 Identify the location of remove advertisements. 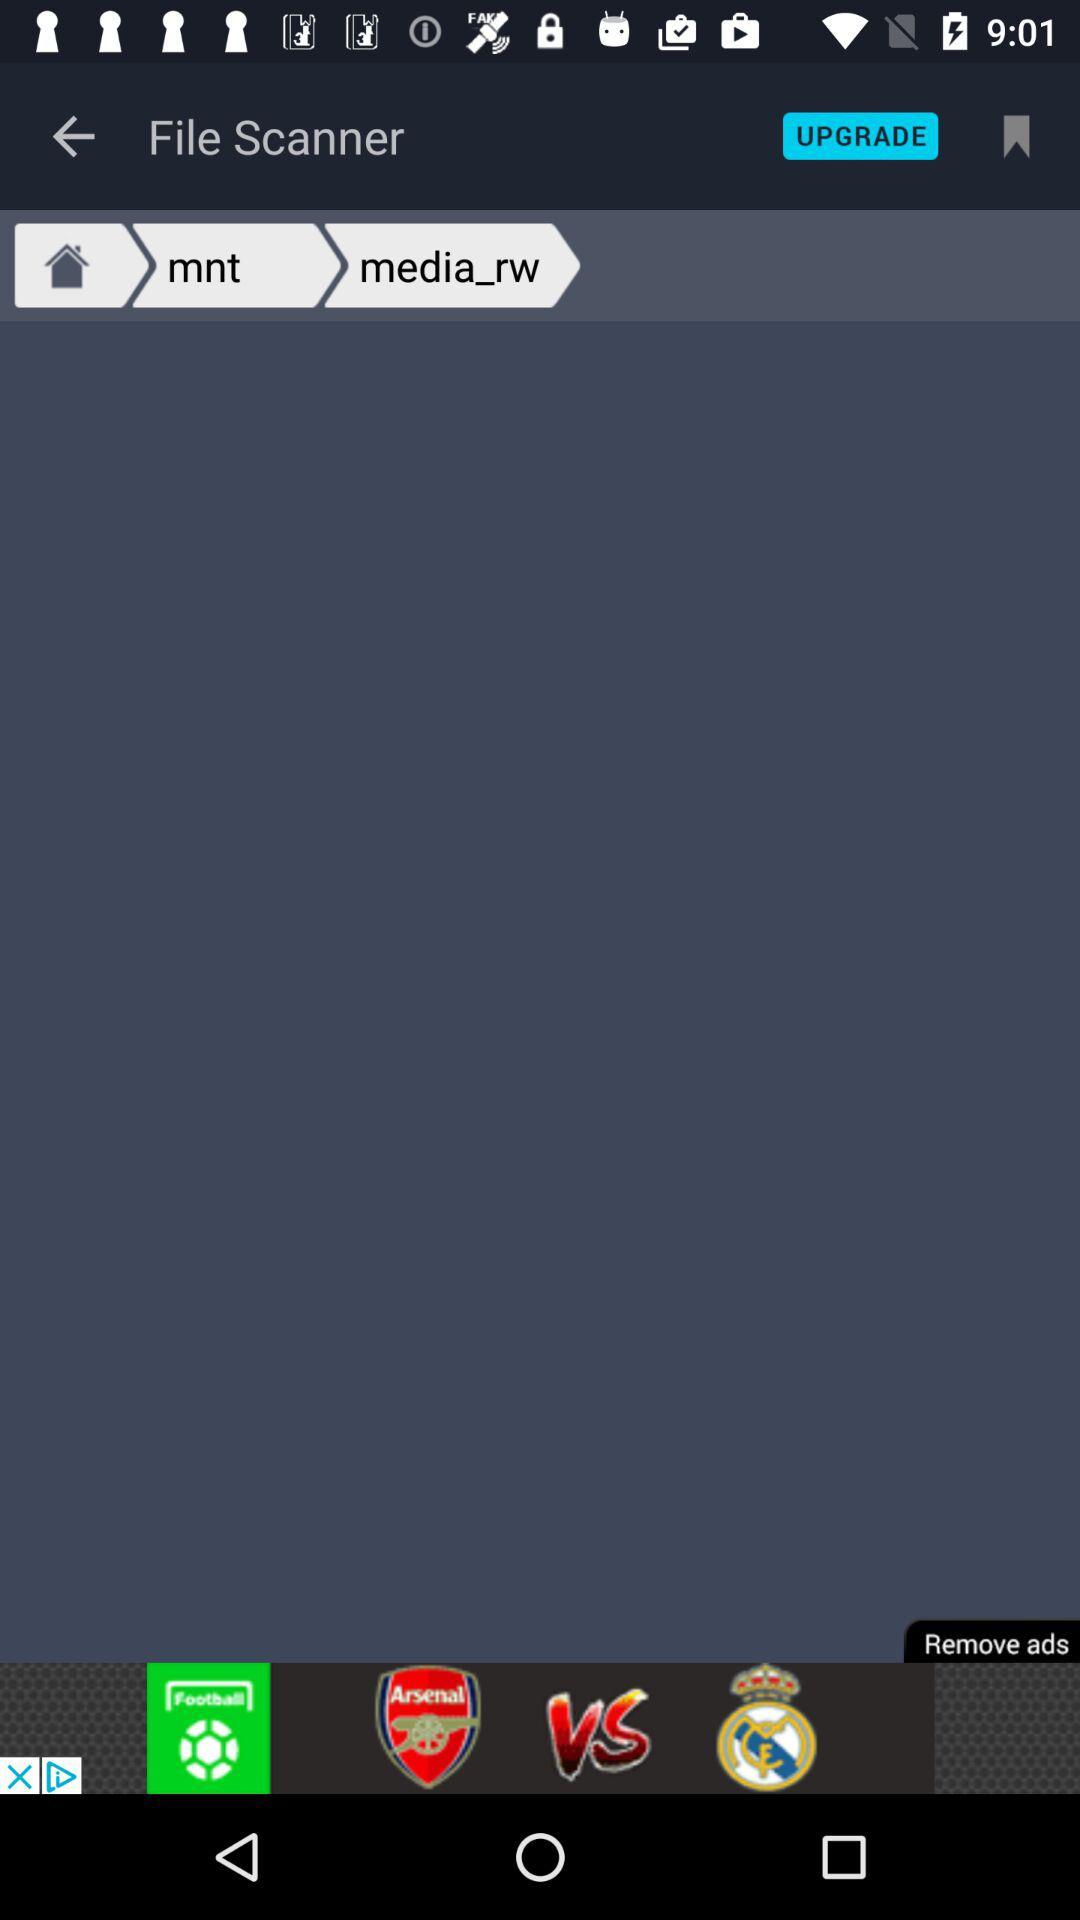
(977, 1627).